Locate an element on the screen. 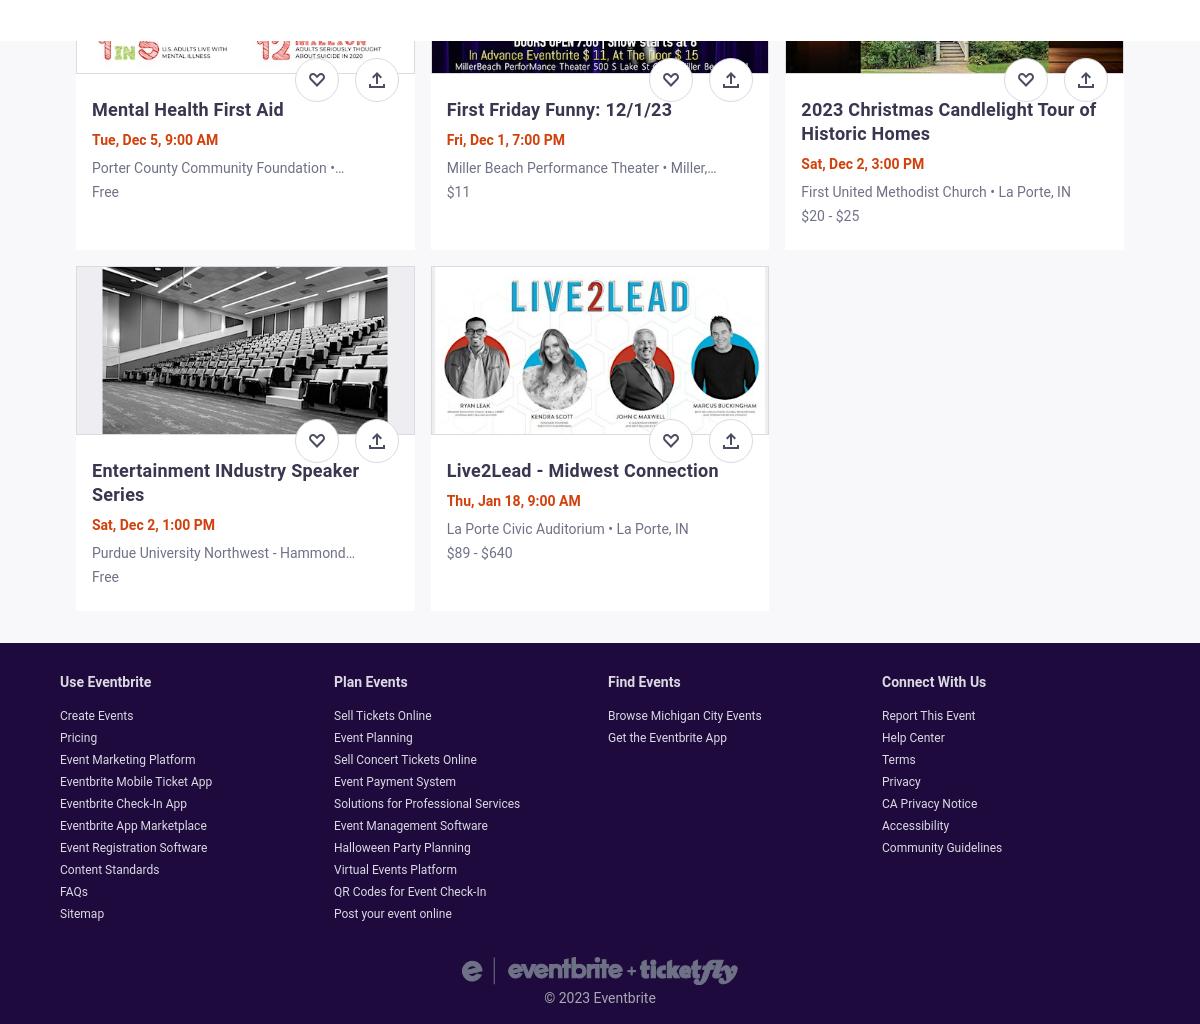 This screenshot has width=1200, height=1024. 'Entertainment INdustry Speaker Series' is located at coordinates (224, 480).